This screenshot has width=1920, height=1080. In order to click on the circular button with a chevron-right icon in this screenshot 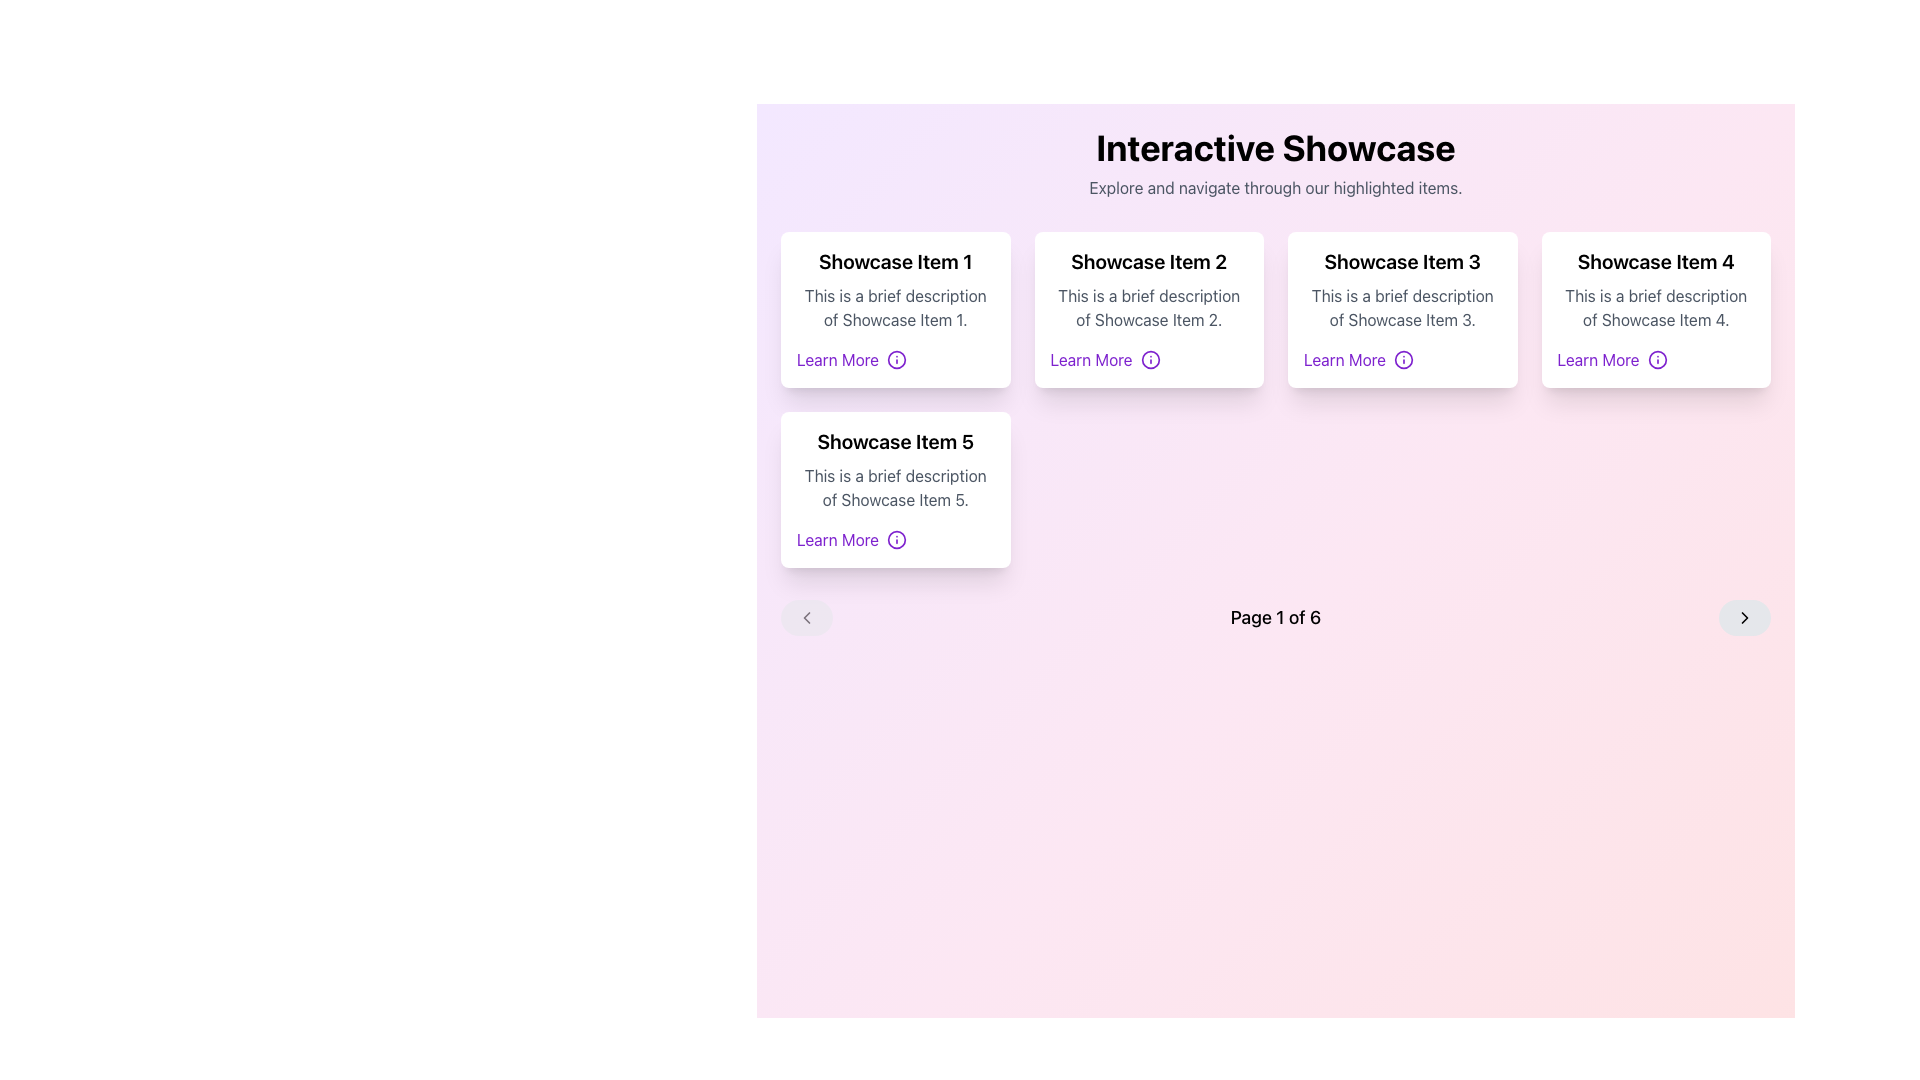, I will do `click(1743, 616)`.